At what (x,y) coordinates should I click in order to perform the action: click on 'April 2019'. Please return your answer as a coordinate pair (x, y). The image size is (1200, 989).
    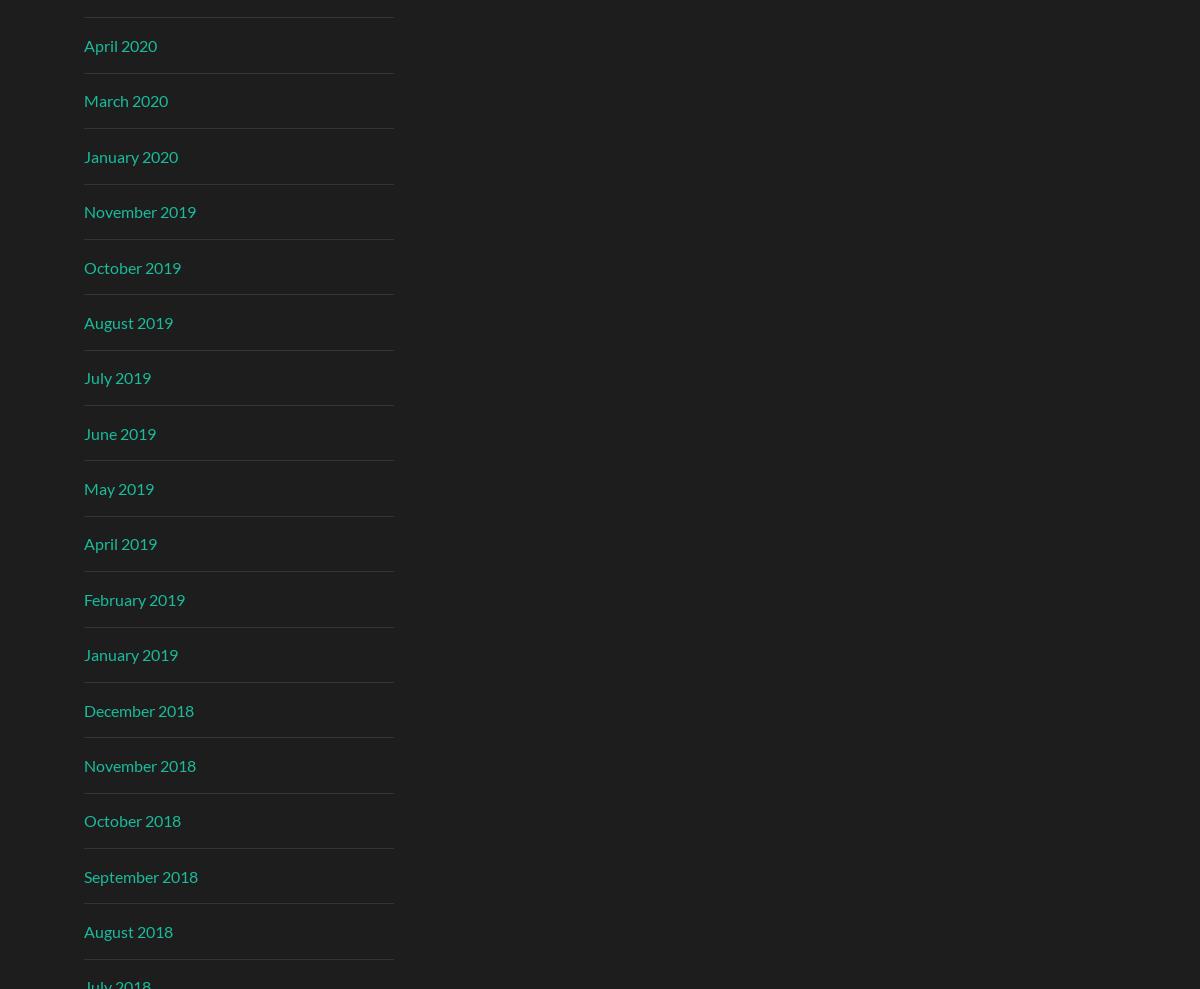
    Looking at the image, I should click on (120, 543).